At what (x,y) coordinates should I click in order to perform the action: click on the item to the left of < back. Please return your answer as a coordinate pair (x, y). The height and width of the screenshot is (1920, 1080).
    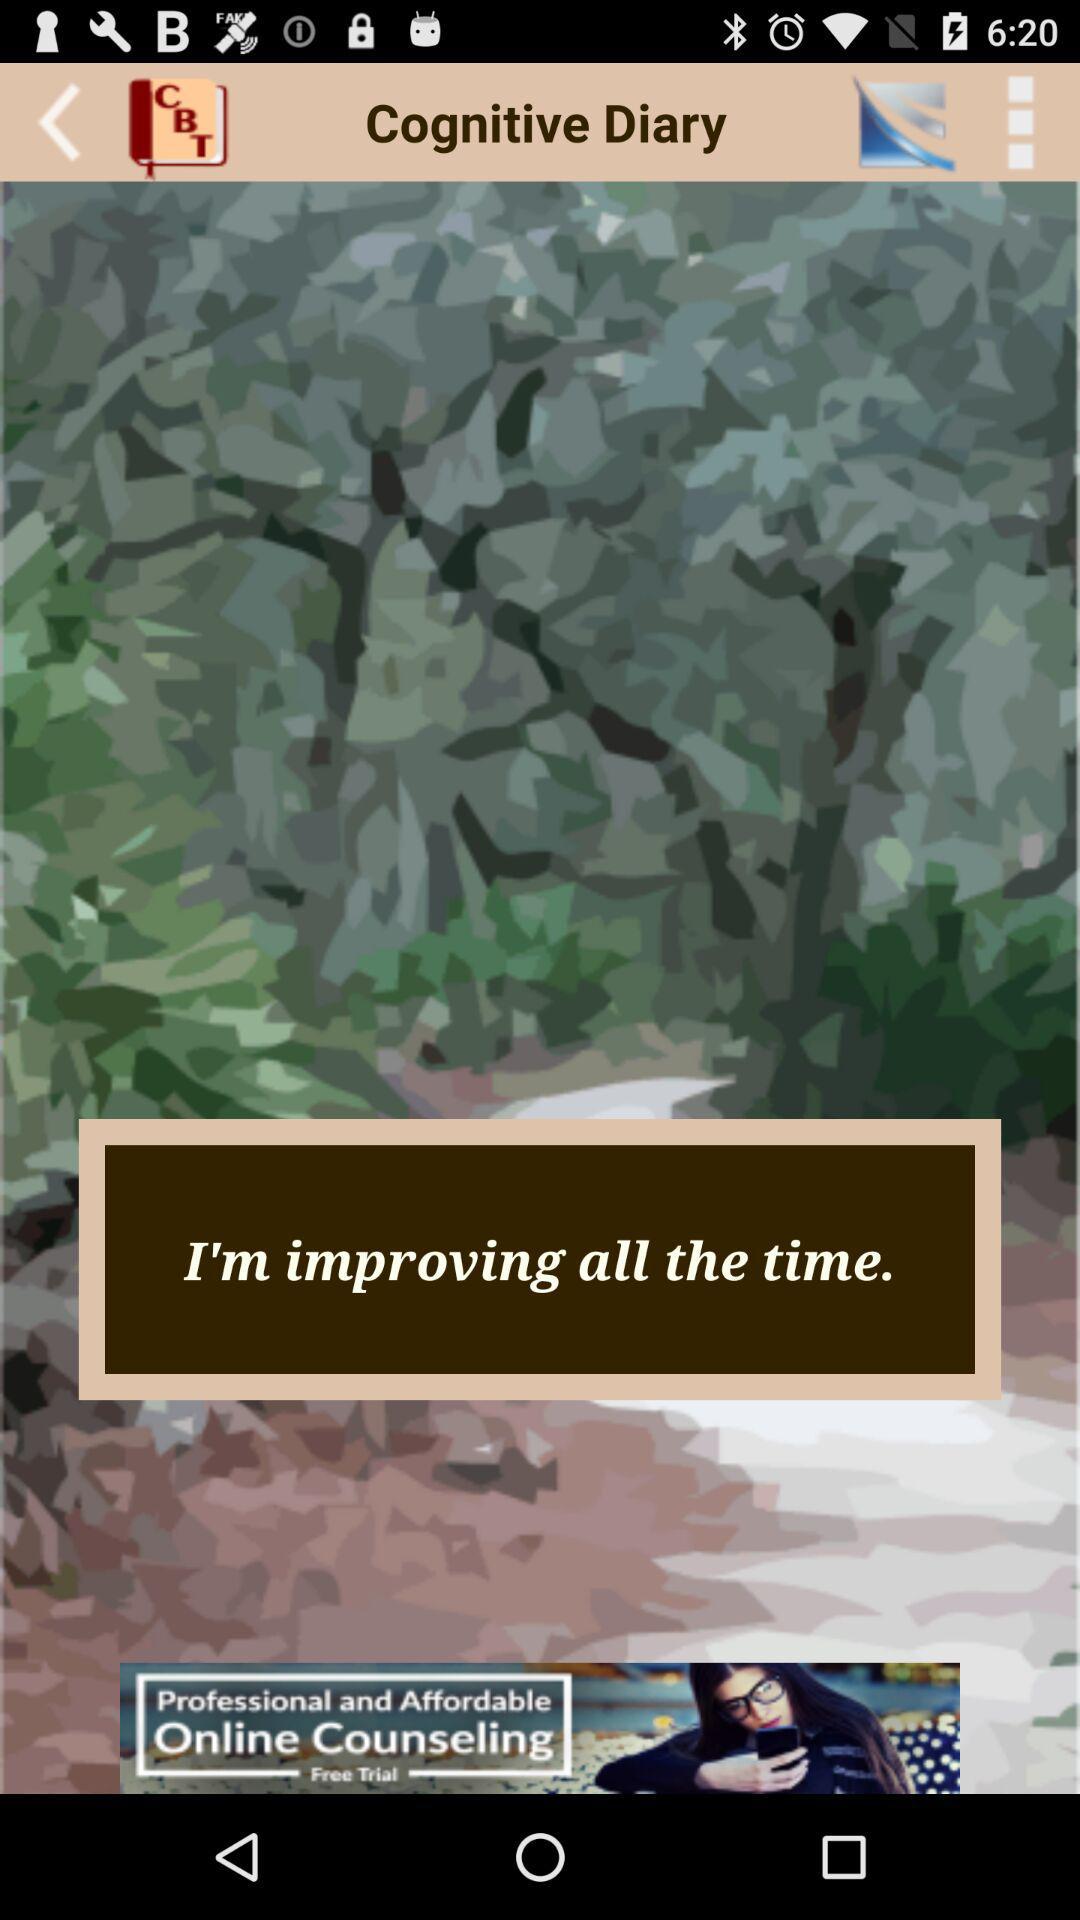
    Looking at the image, I should click on (902, 121).